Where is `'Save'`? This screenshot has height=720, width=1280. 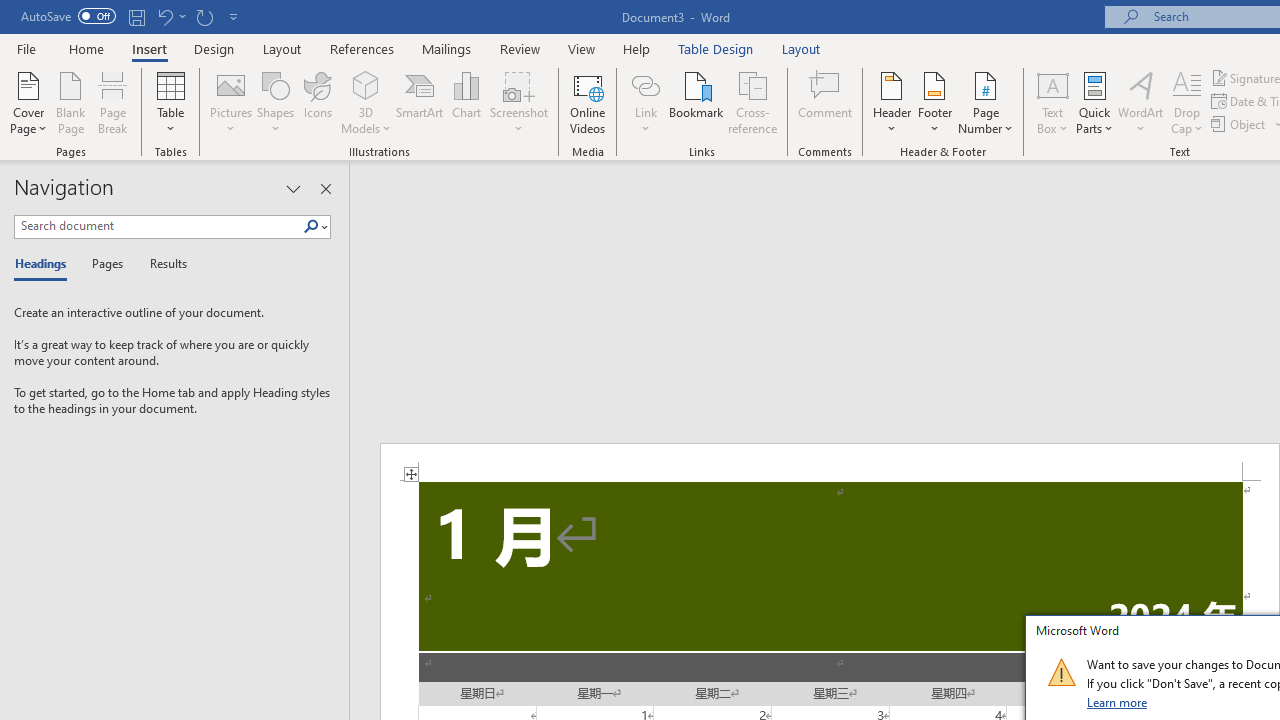 'Save' is located at coordinates (135, 16).